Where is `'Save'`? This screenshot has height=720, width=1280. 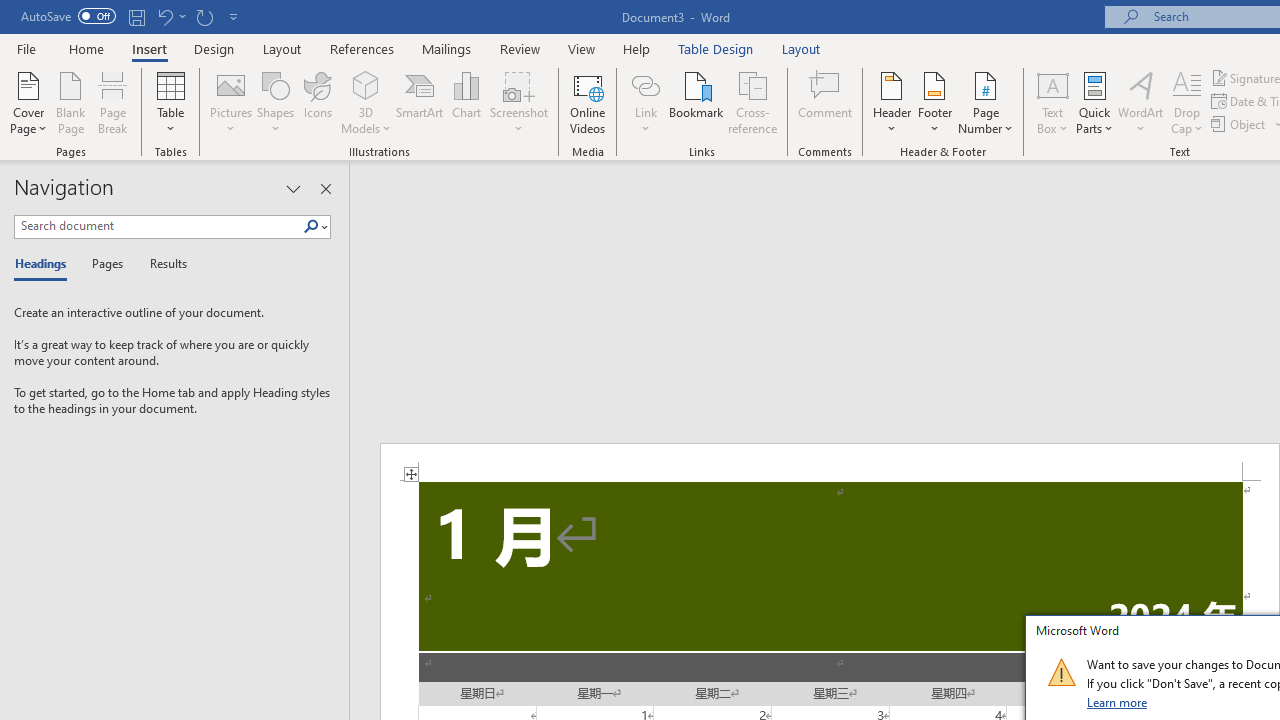 'Save' is located at coordinates (135, 16).